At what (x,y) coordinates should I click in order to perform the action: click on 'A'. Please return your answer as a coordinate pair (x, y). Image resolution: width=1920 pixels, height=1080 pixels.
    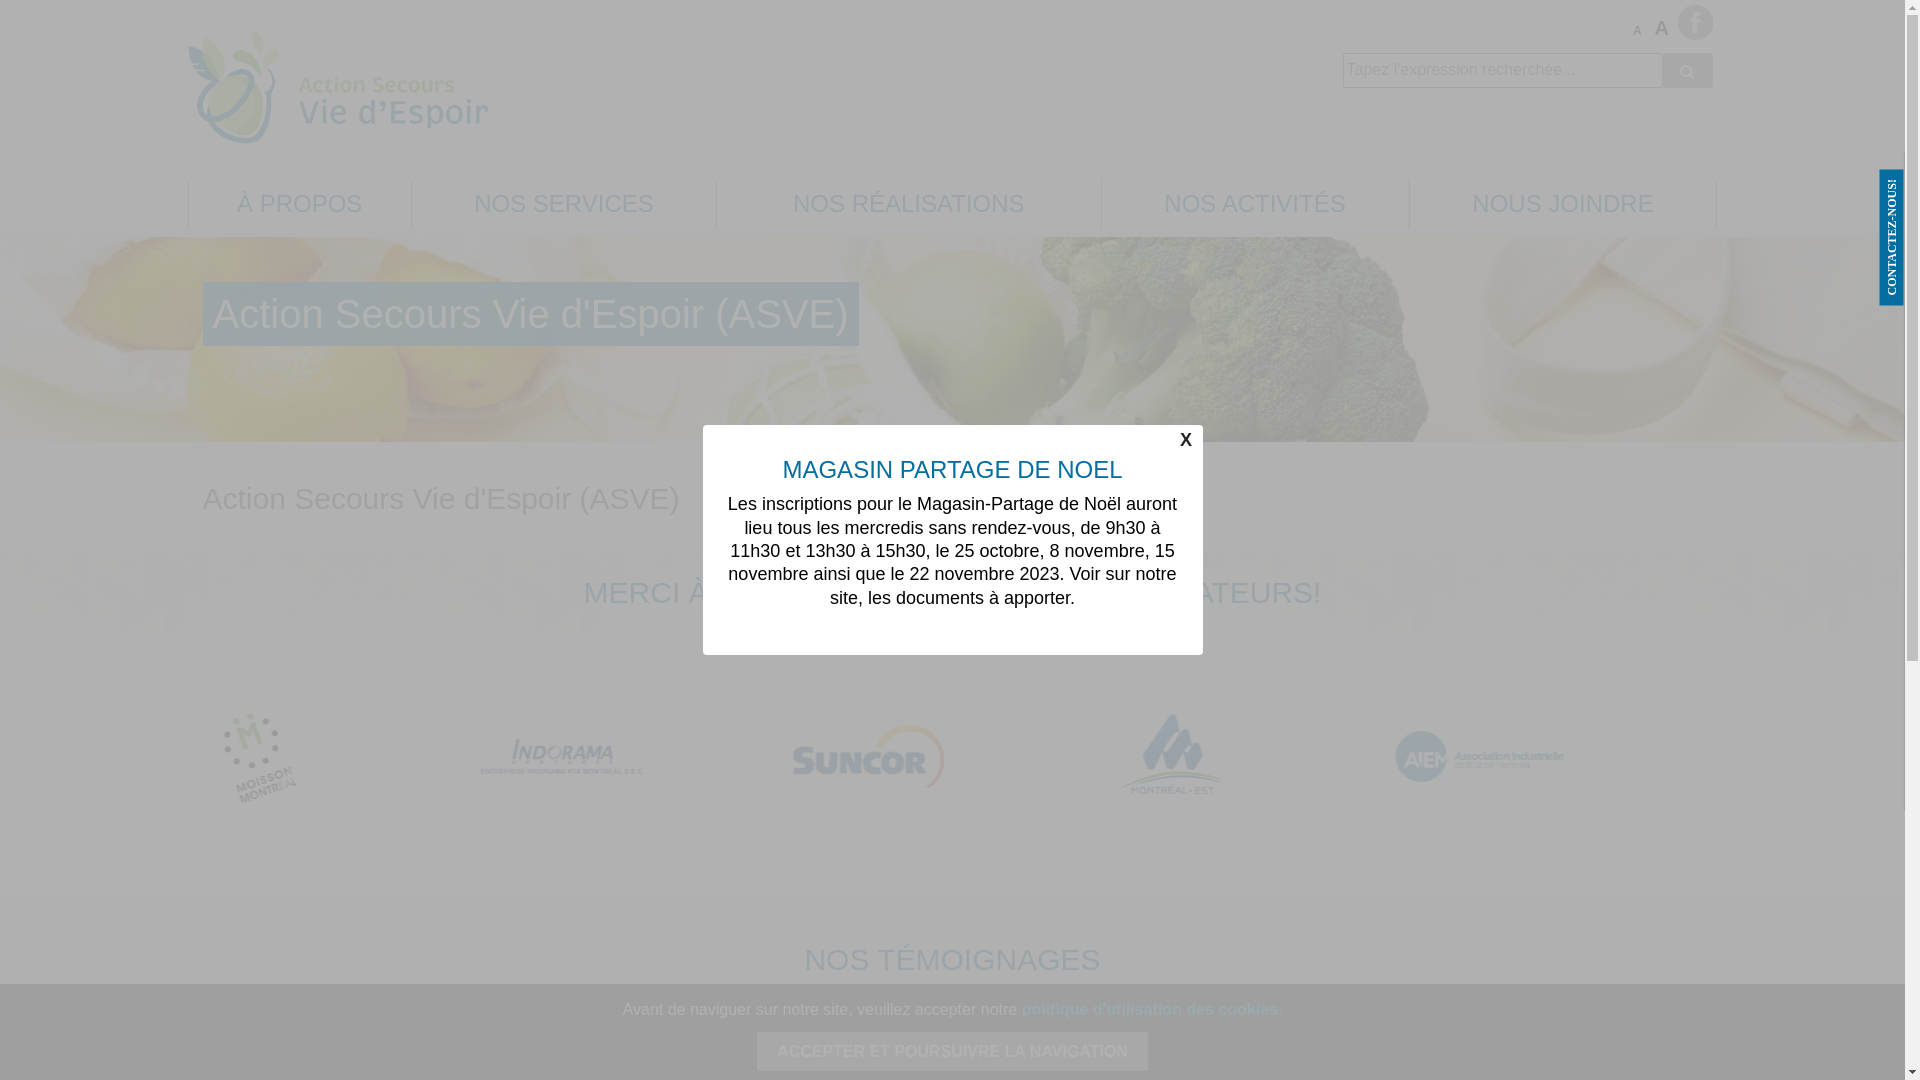
    Looking at the image, I should click on (1662, 28).